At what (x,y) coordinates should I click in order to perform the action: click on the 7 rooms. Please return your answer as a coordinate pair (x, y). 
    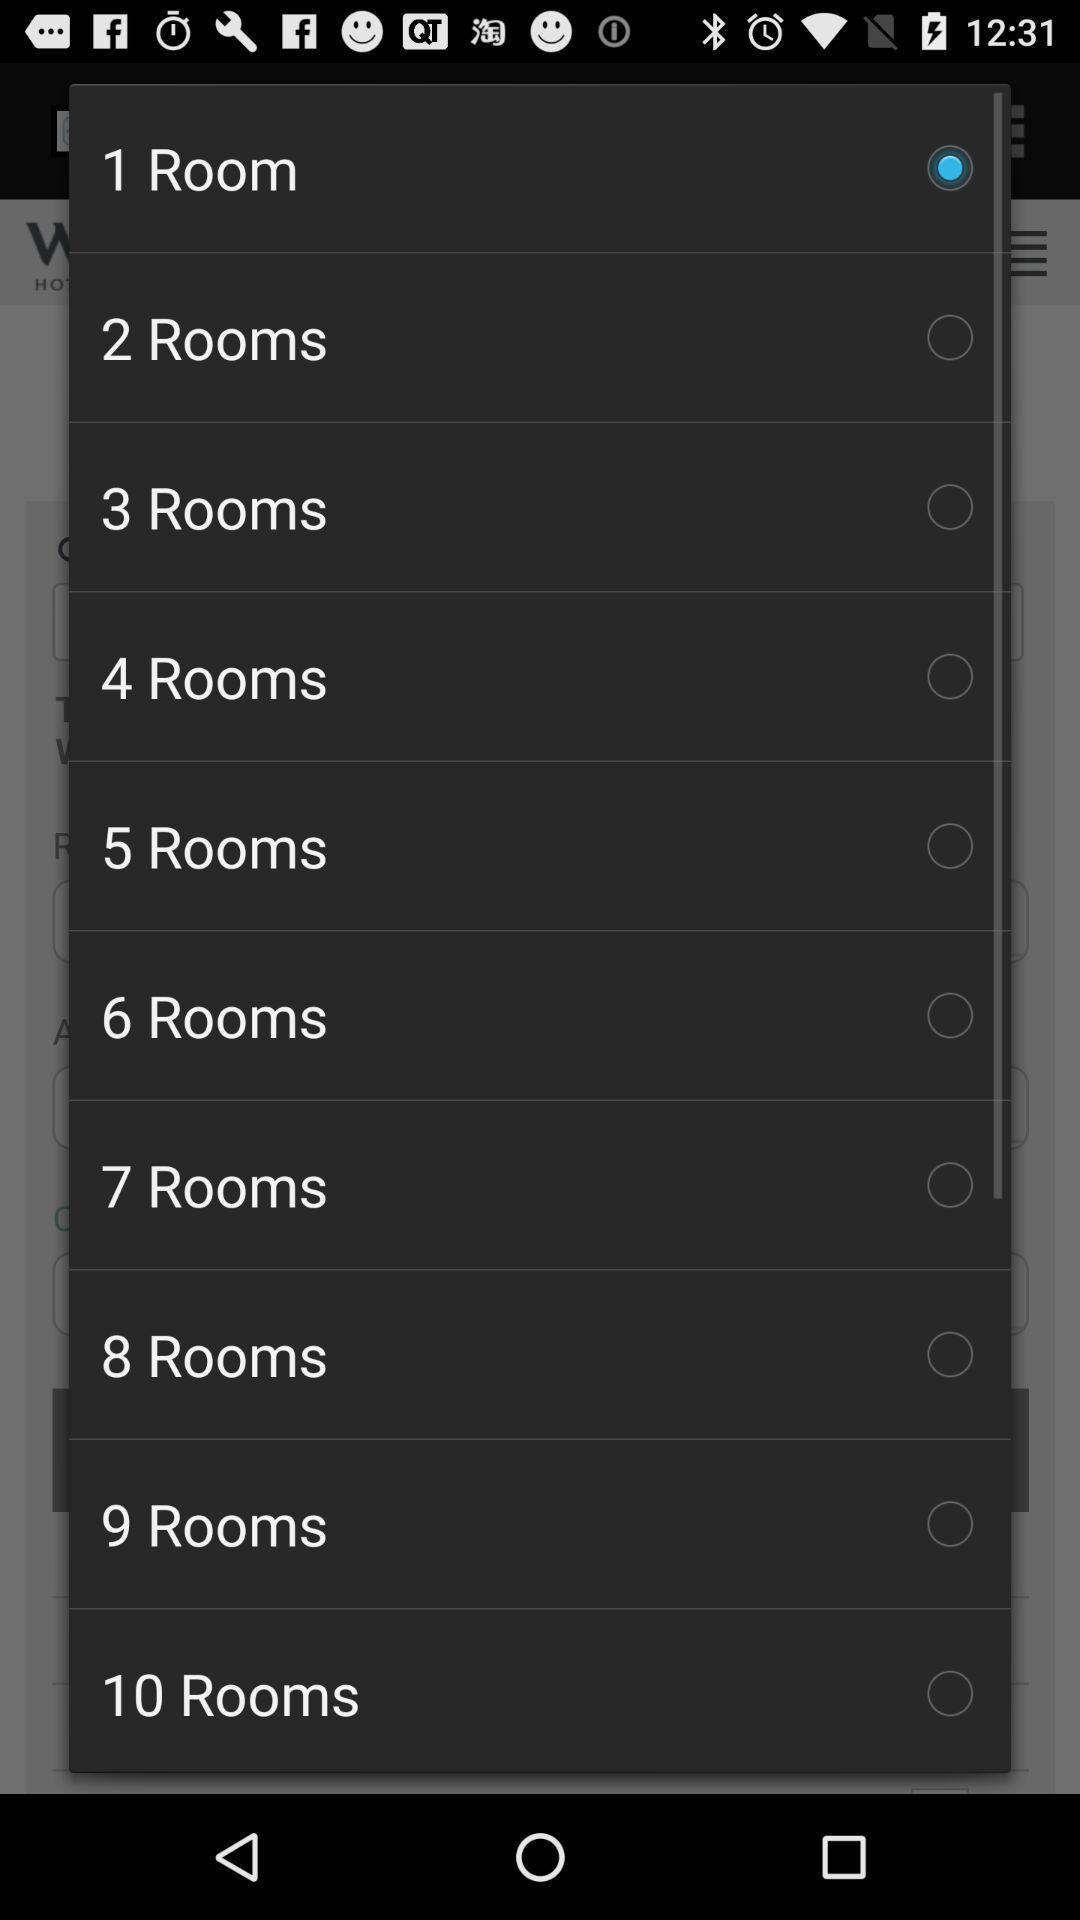
    Looking at the image, I should click on (540, 1185).